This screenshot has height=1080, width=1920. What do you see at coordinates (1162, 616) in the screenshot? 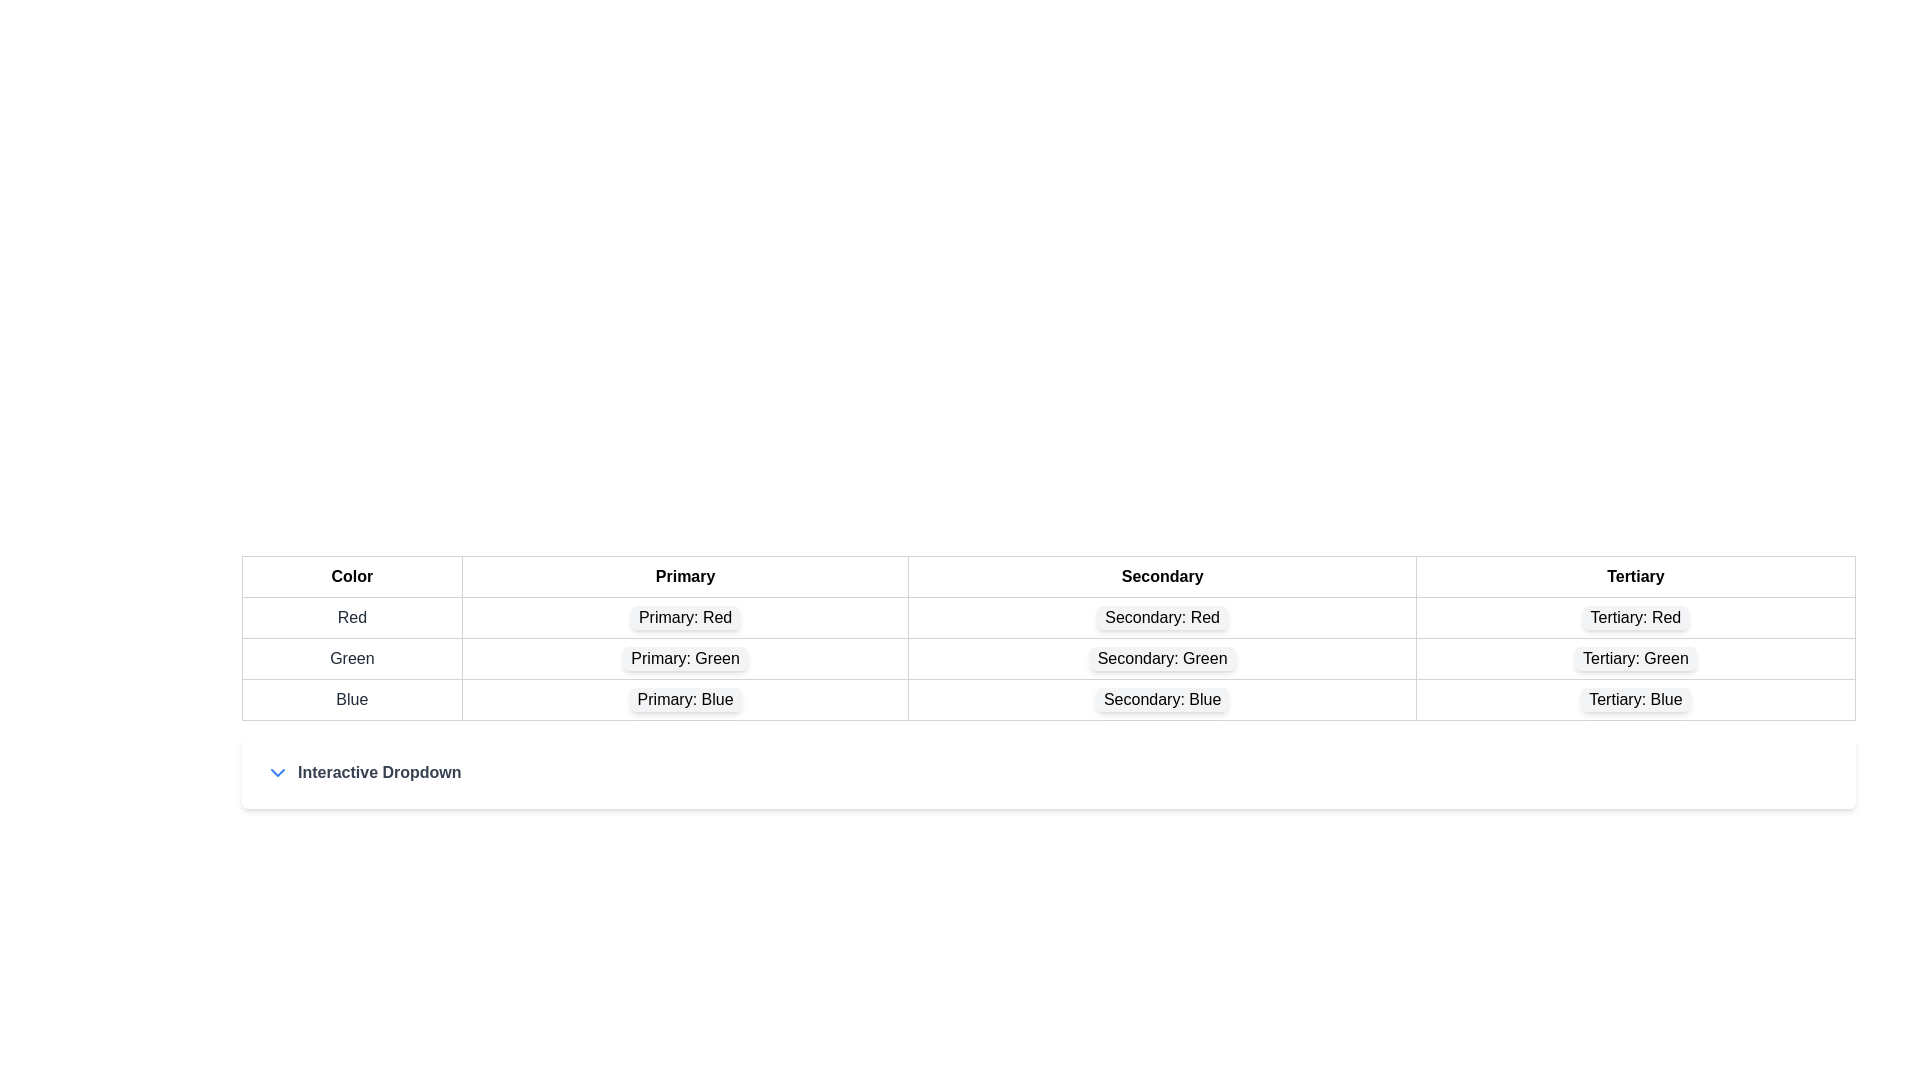
I see `text from the text label displaying 'Secondary: Red' which is styled with a gray background and located in the first row of the 'Secondary' column in the table` at bounding box center [1162, 616].